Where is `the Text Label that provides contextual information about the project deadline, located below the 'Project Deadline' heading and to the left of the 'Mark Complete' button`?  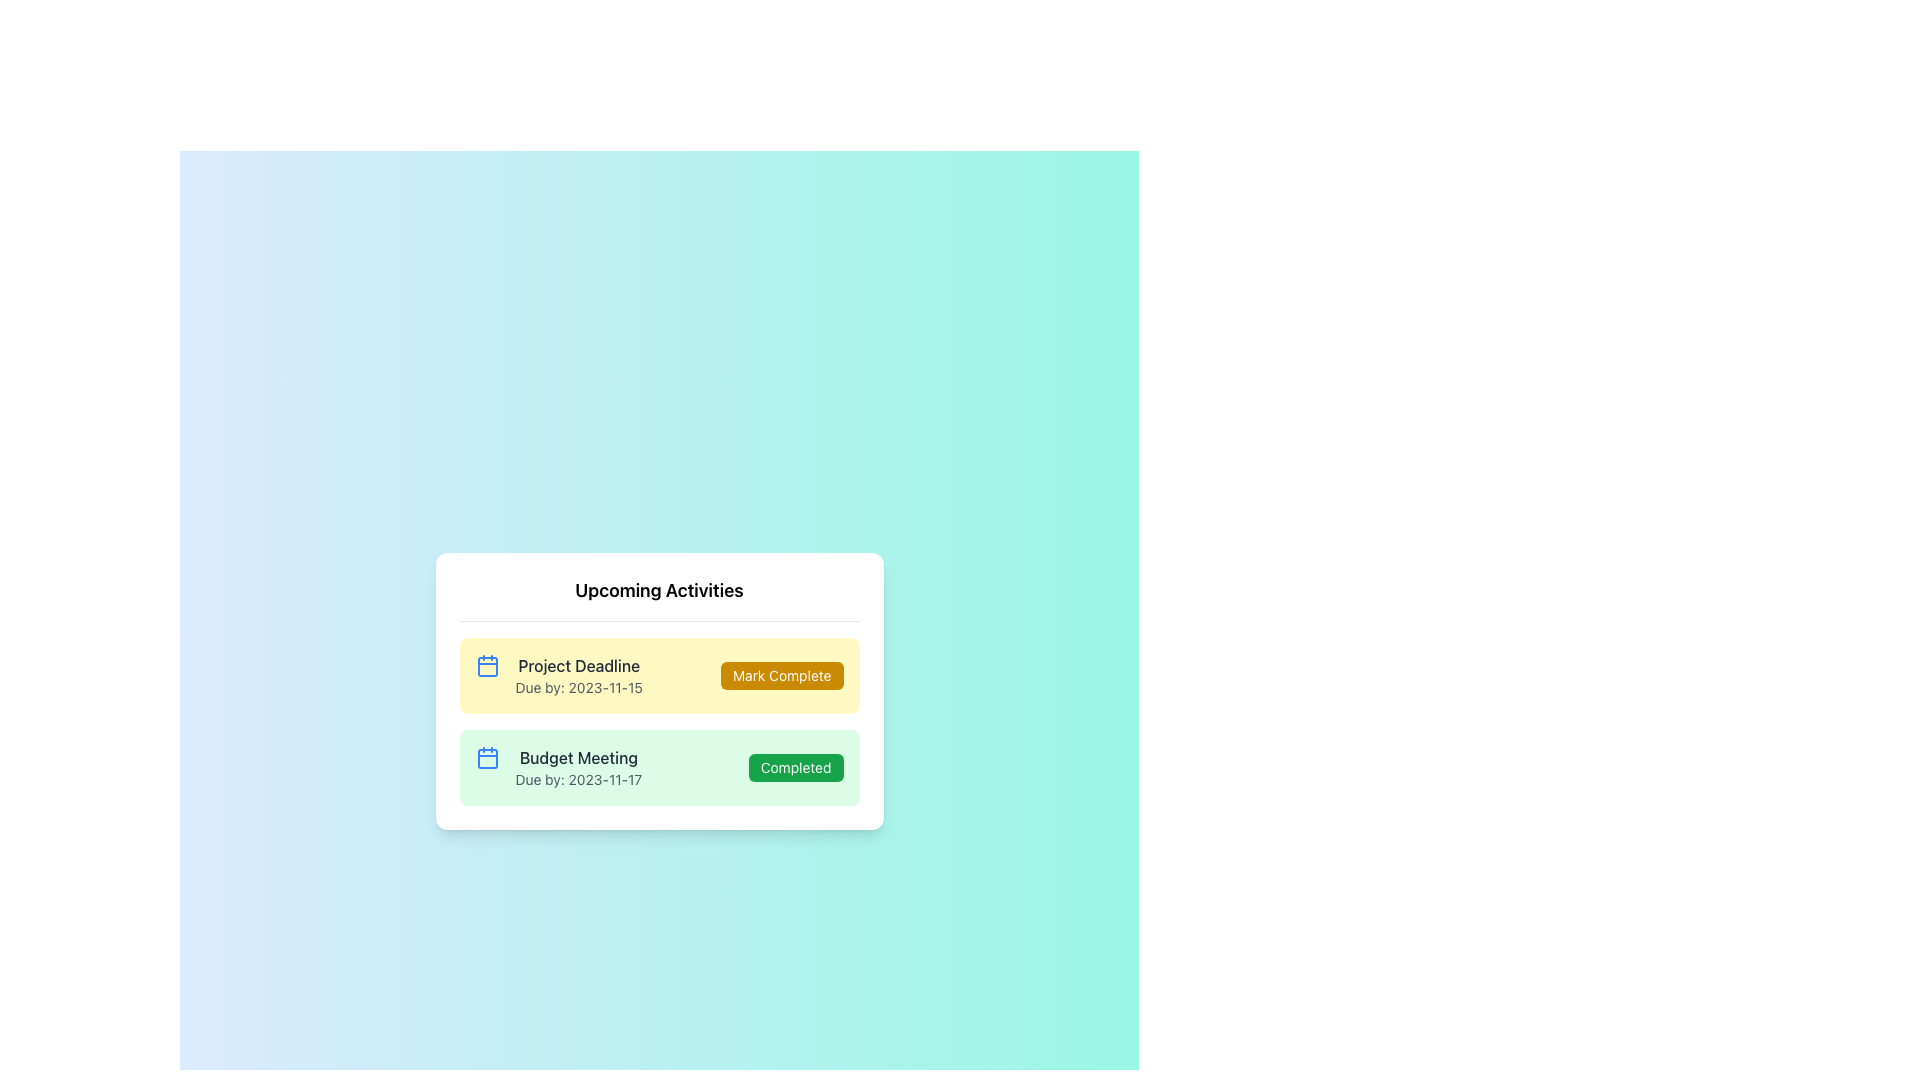 the Text Label that provides contextual information about the project deadline, located below the 'Project Deadline' heading and to the left of the 'Mark Complete' button is located at coordinates (578, 686).